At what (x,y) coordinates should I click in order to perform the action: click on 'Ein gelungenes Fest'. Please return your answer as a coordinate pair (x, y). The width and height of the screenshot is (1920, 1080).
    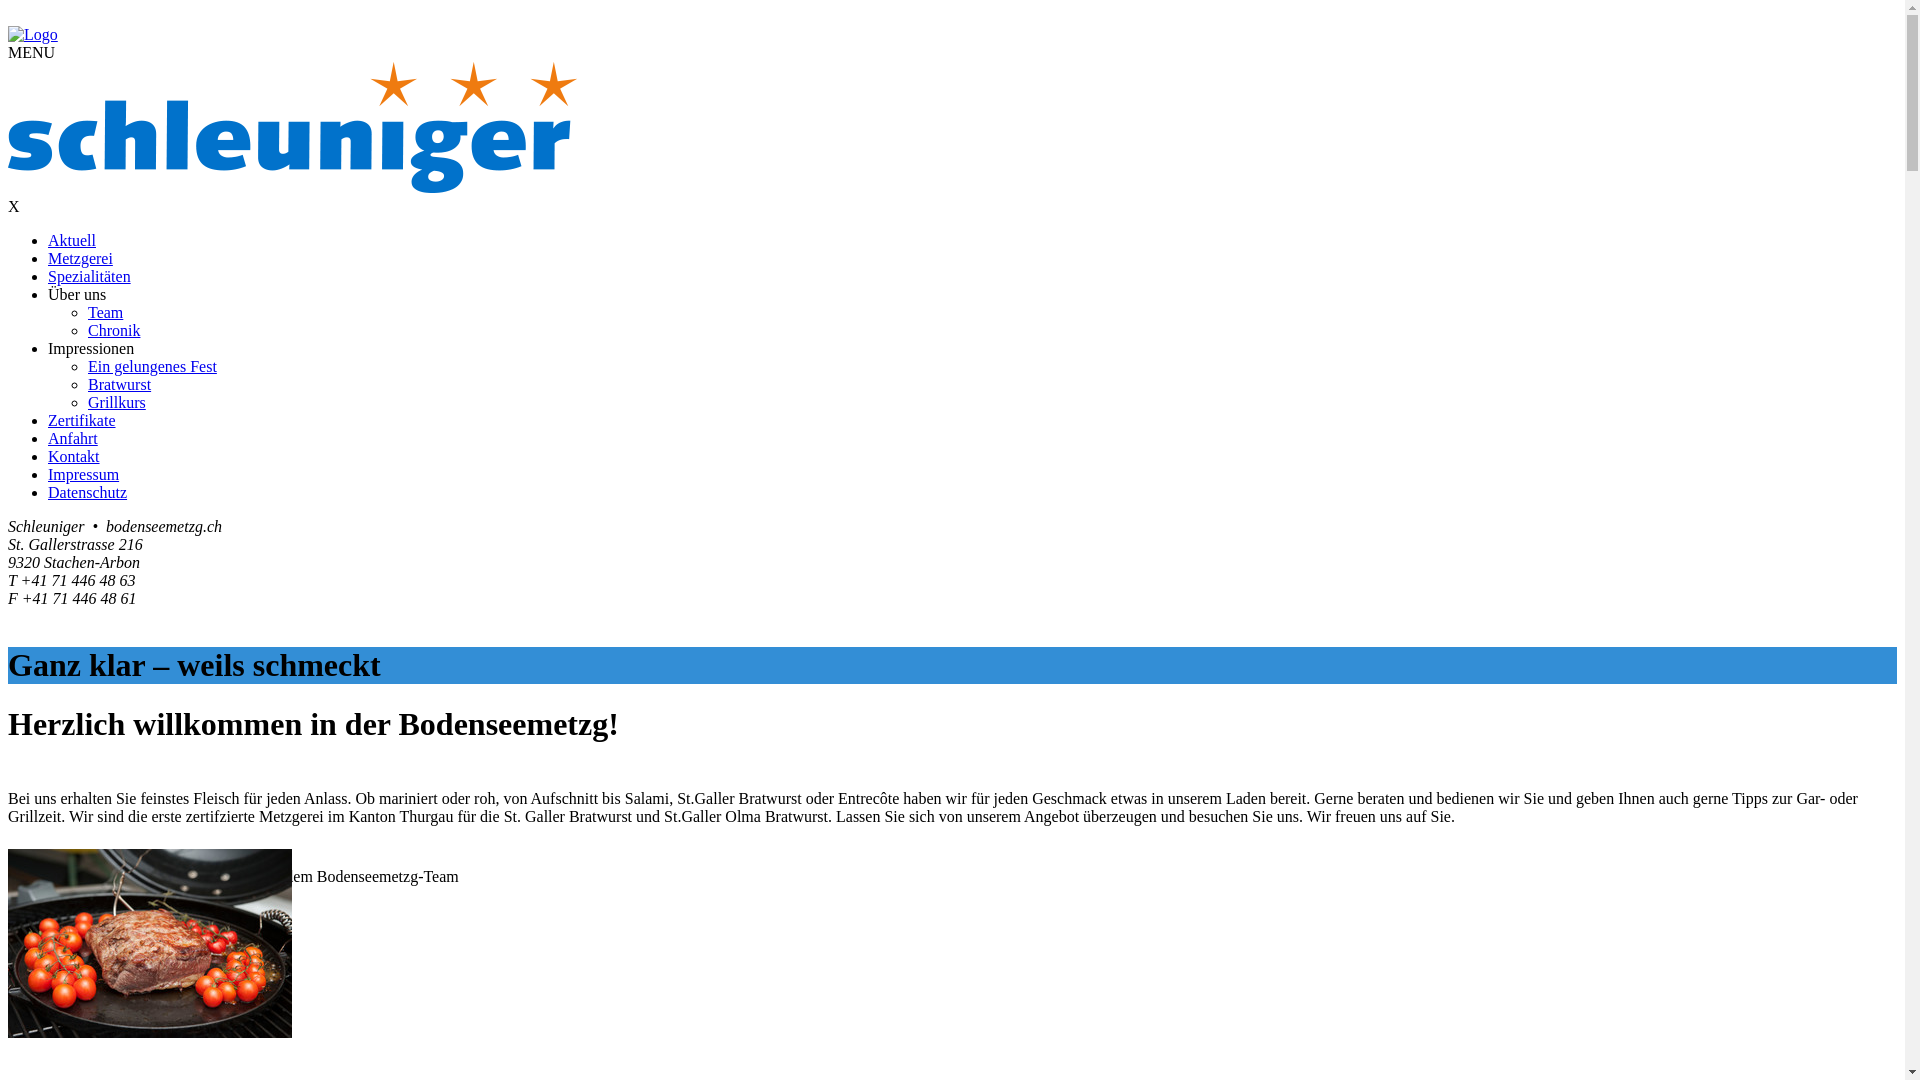
    Looking at the image, I should click on (151, 366).